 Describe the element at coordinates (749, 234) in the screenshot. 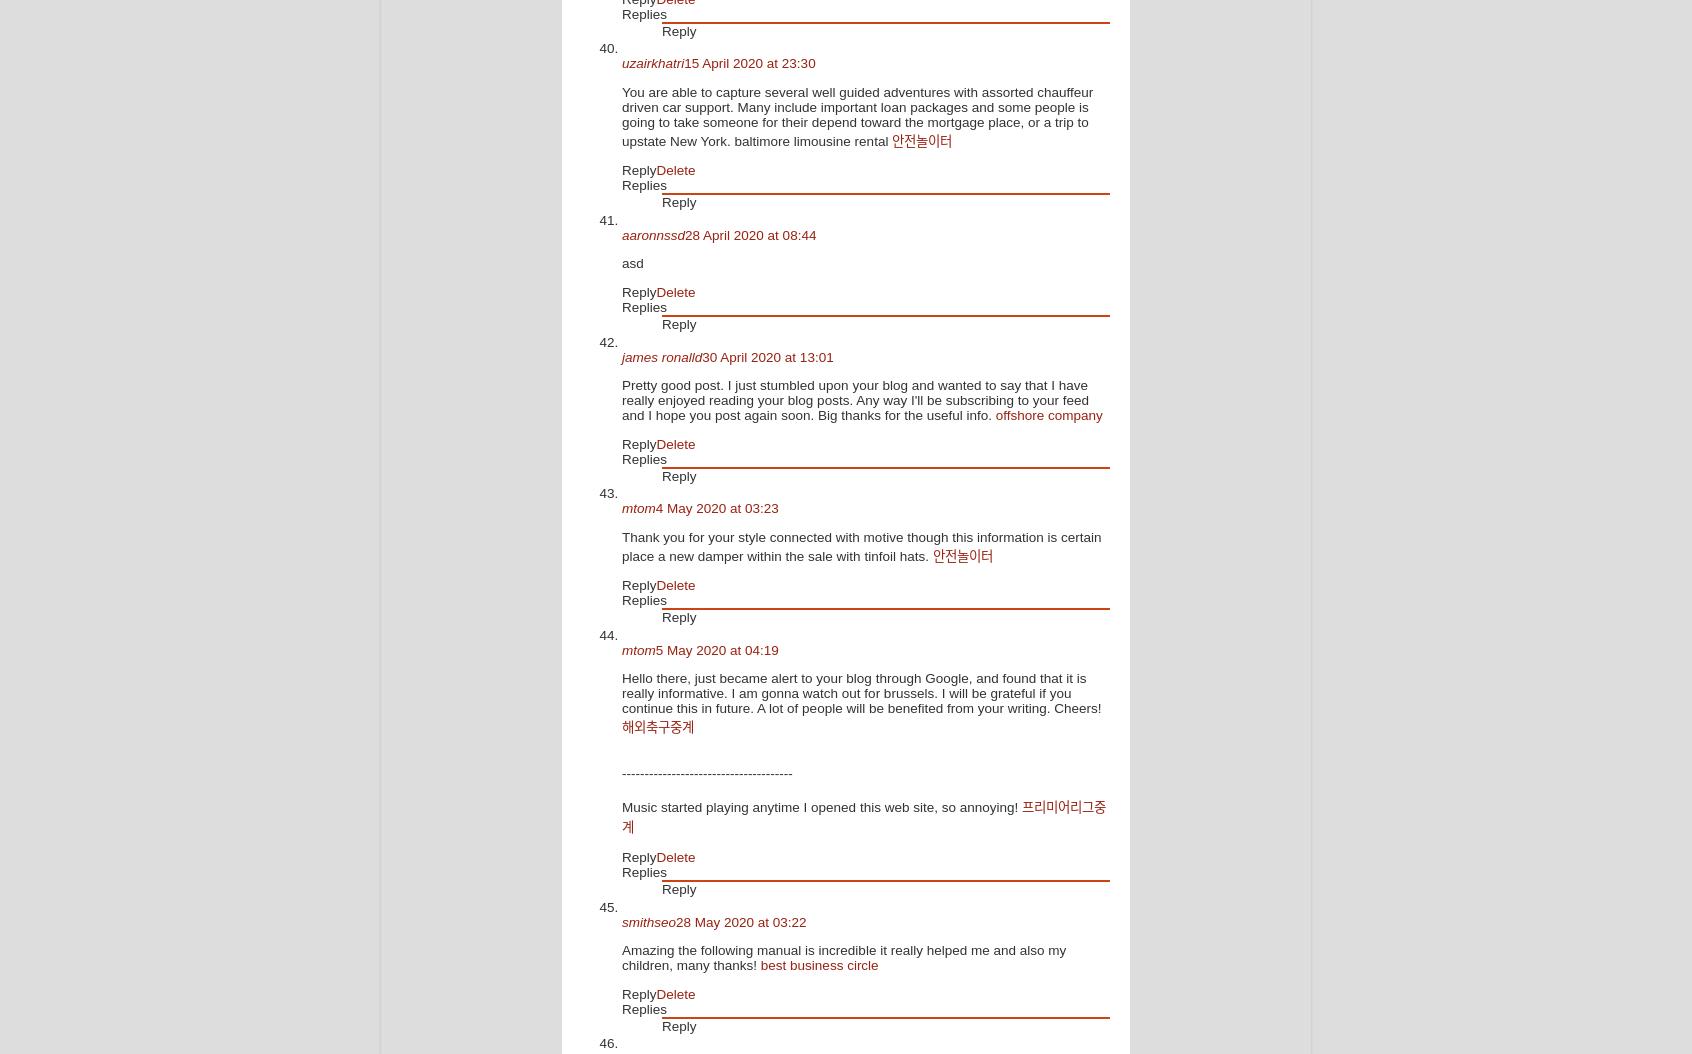

I see `'28 April 2020 at 08:44'` at that location.